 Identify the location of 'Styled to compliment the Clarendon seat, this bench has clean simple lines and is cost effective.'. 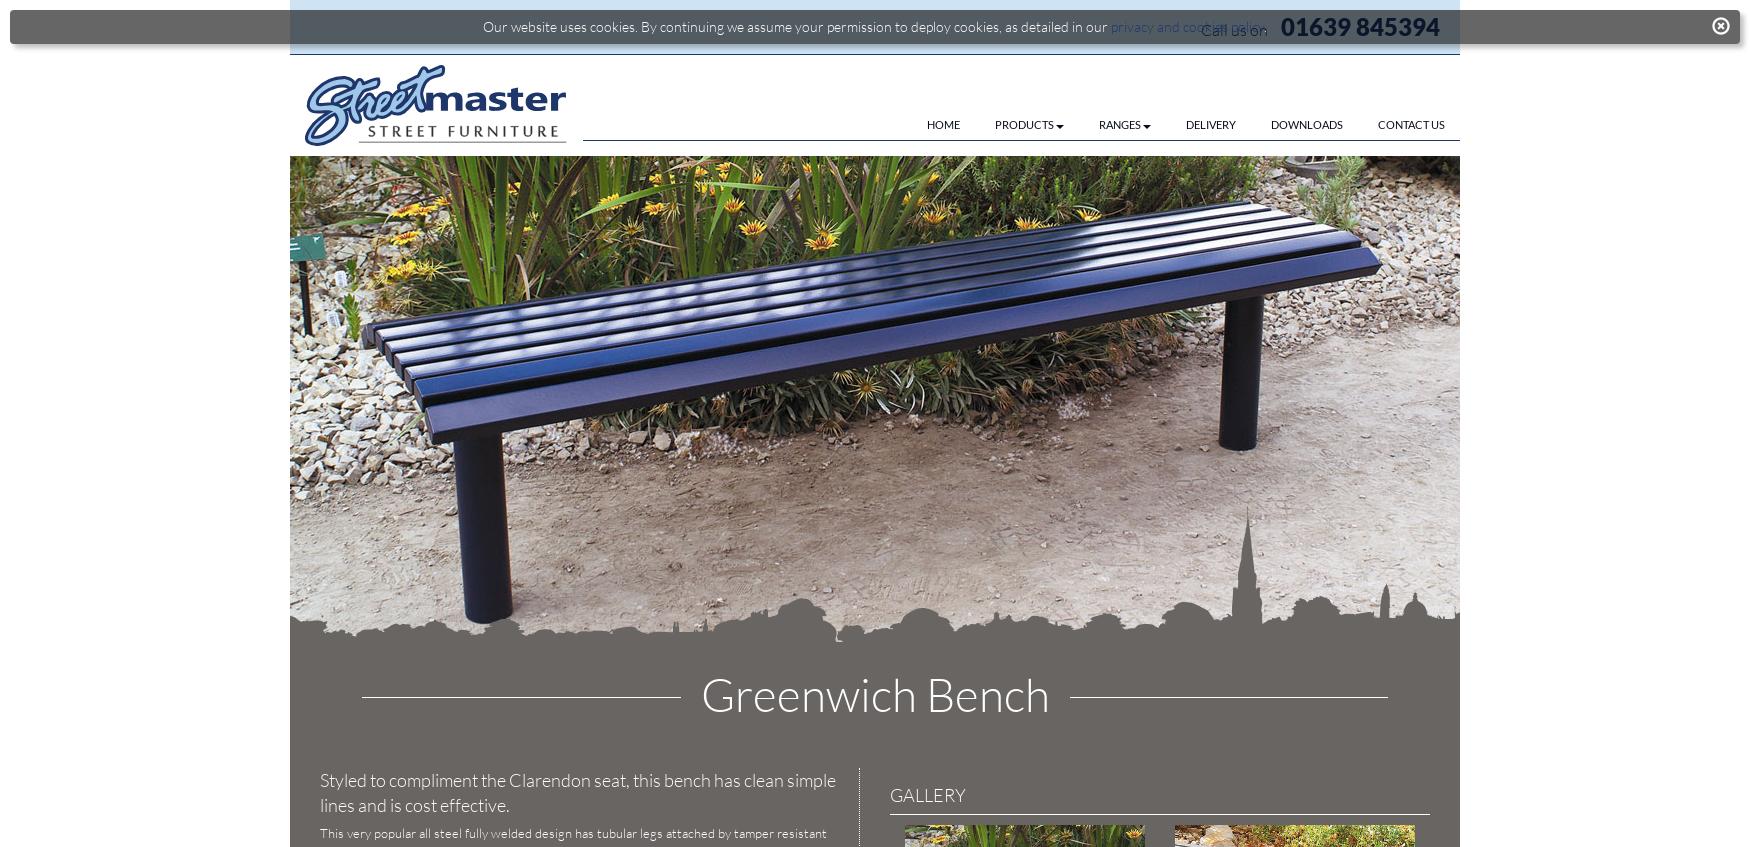
(578, 792).